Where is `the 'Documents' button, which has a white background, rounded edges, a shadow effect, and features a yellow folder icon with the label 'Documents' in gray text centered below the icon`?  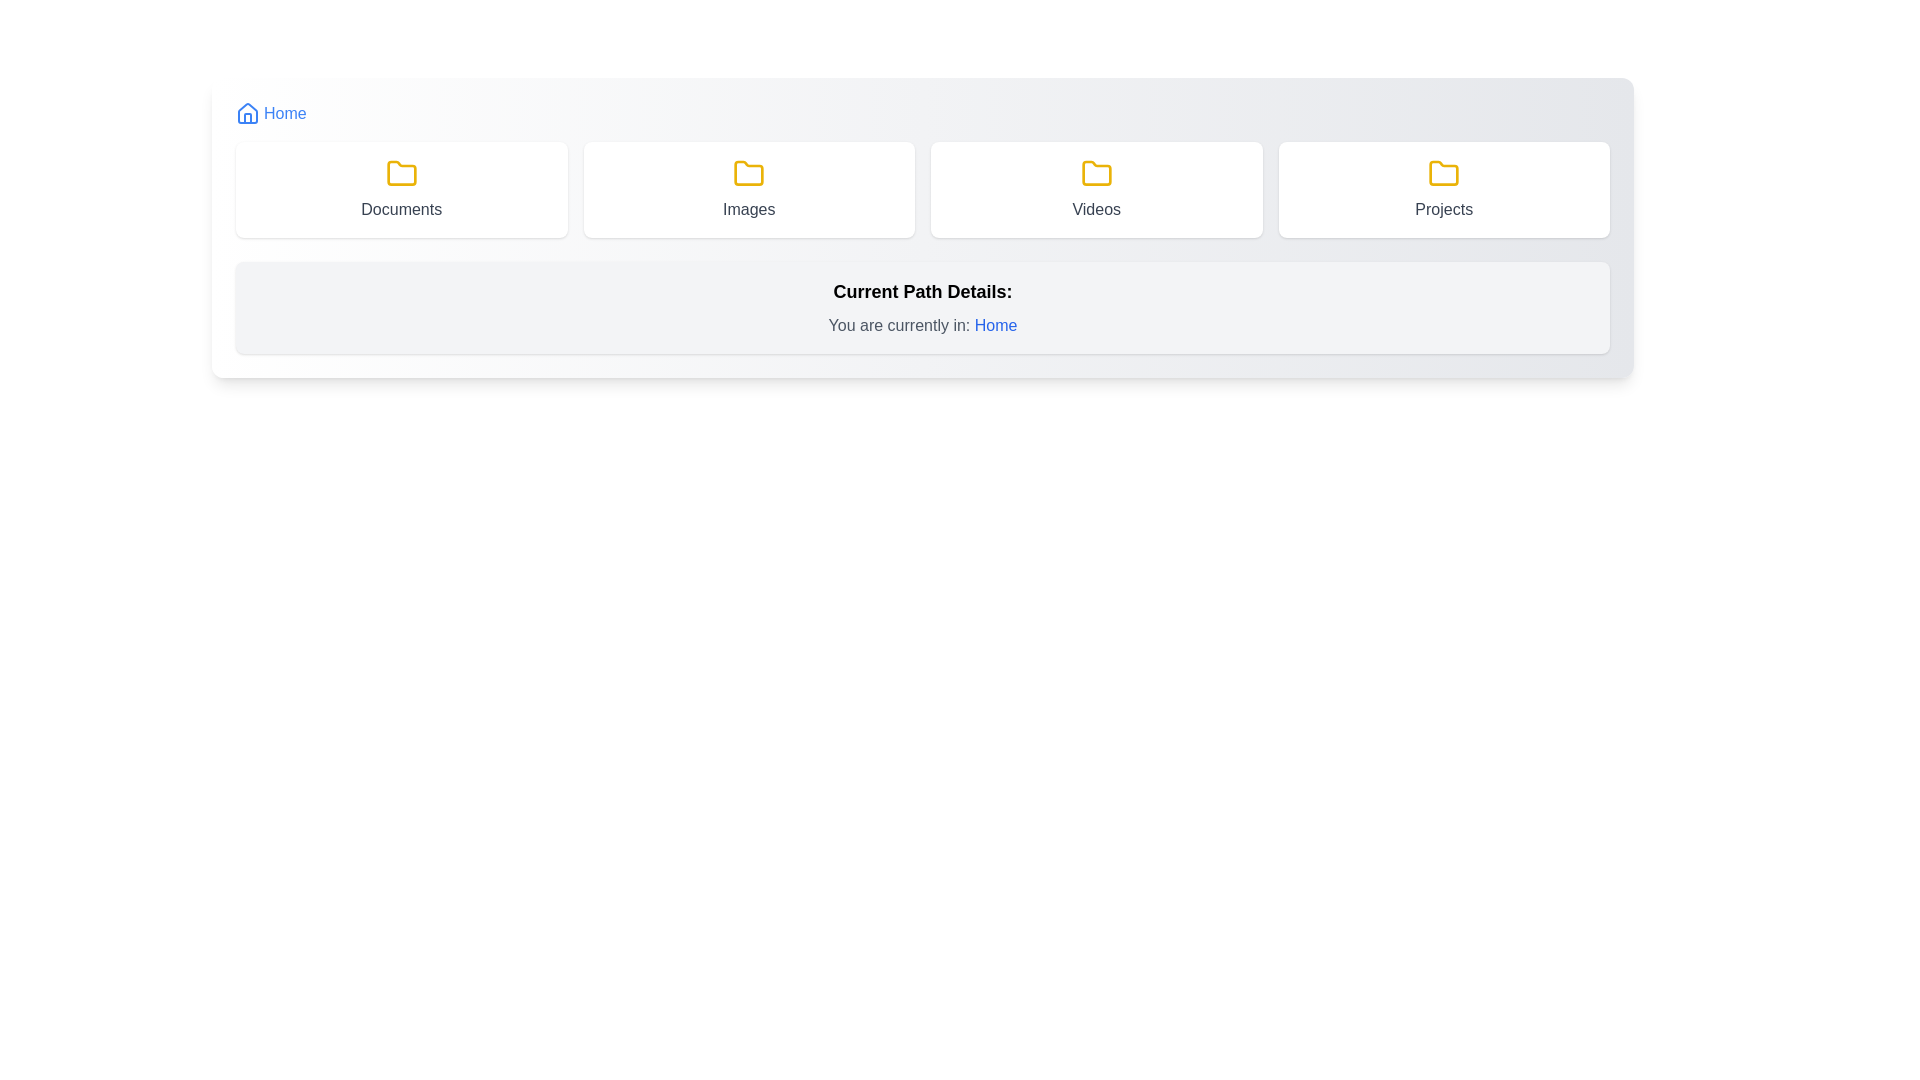 the 'Documents' button, which has a white background, rounded edges, a shadow effect, and features a yellow folder icon with the label 'Documents' in gray text centered below the icon is located at coordinates (400, 189).